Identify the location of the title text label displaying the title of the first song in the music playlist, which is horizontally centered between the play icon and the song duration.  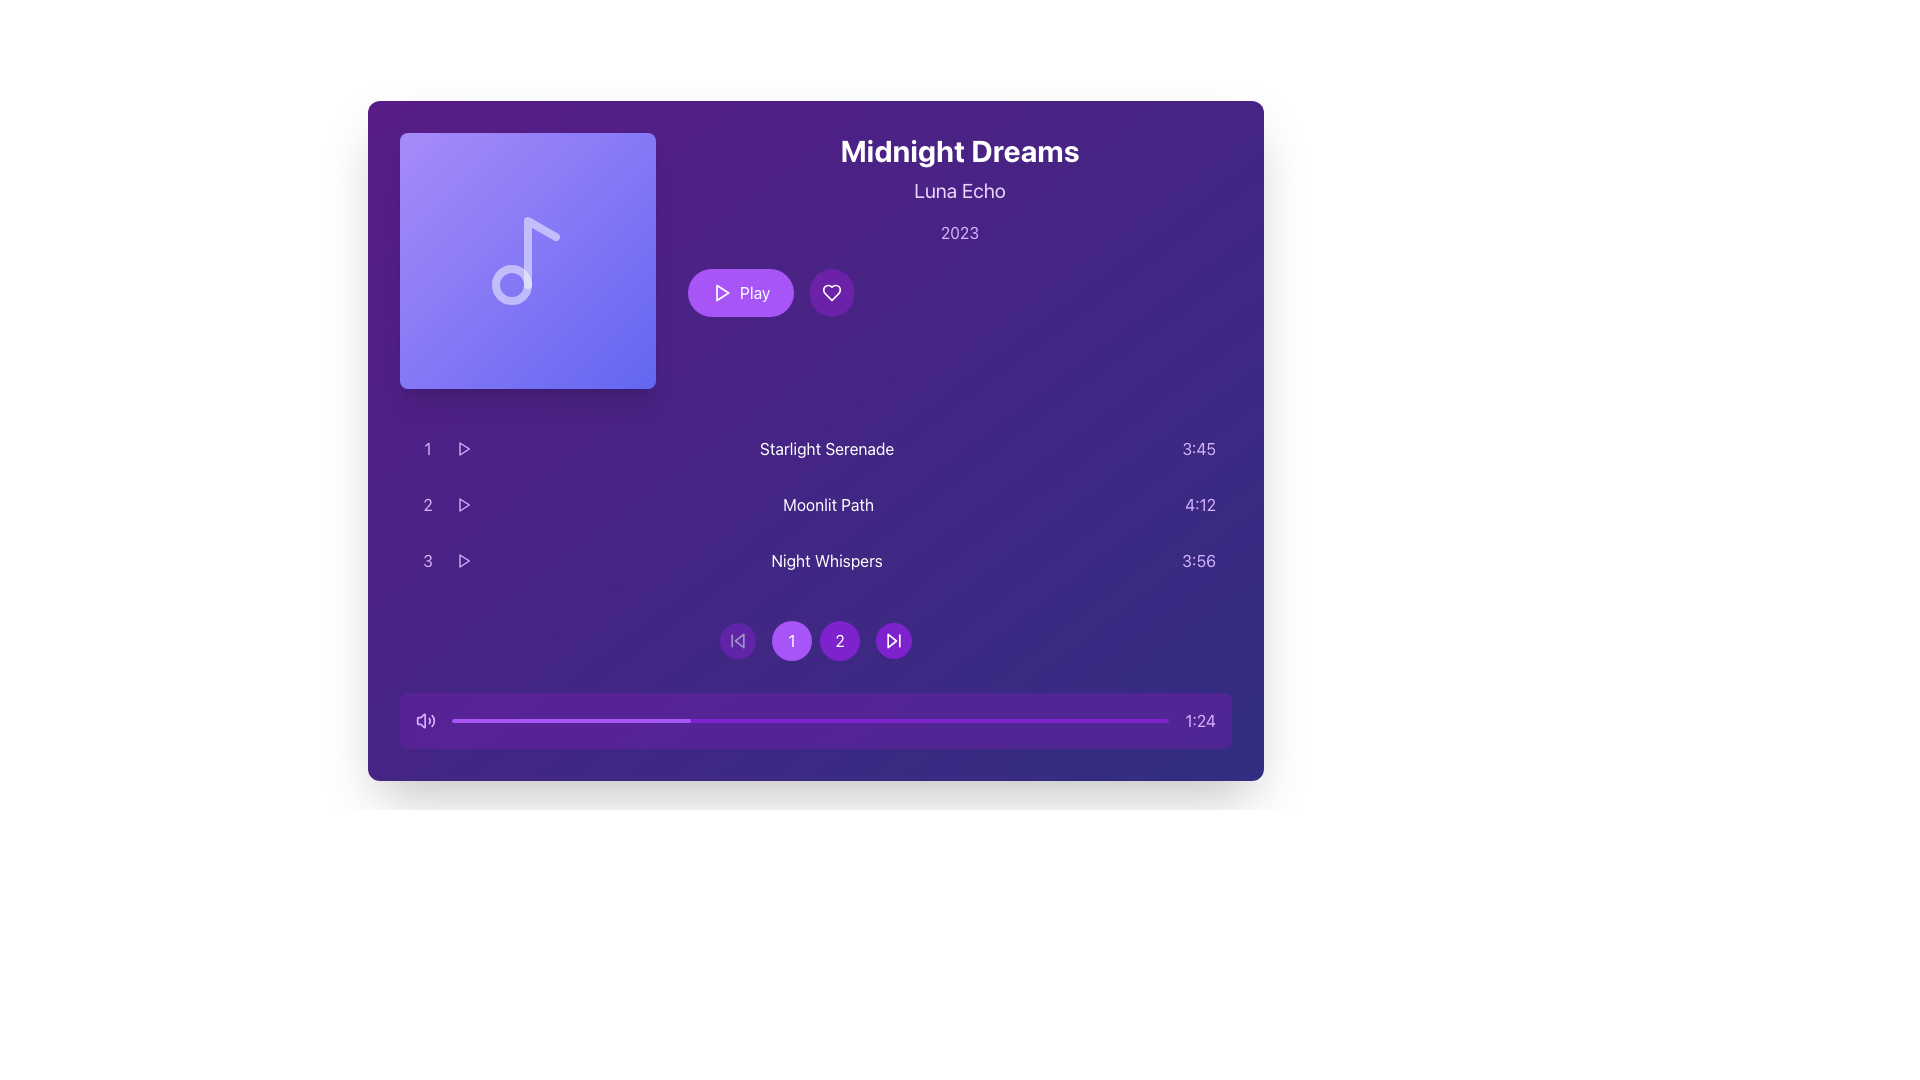
(827, 447).